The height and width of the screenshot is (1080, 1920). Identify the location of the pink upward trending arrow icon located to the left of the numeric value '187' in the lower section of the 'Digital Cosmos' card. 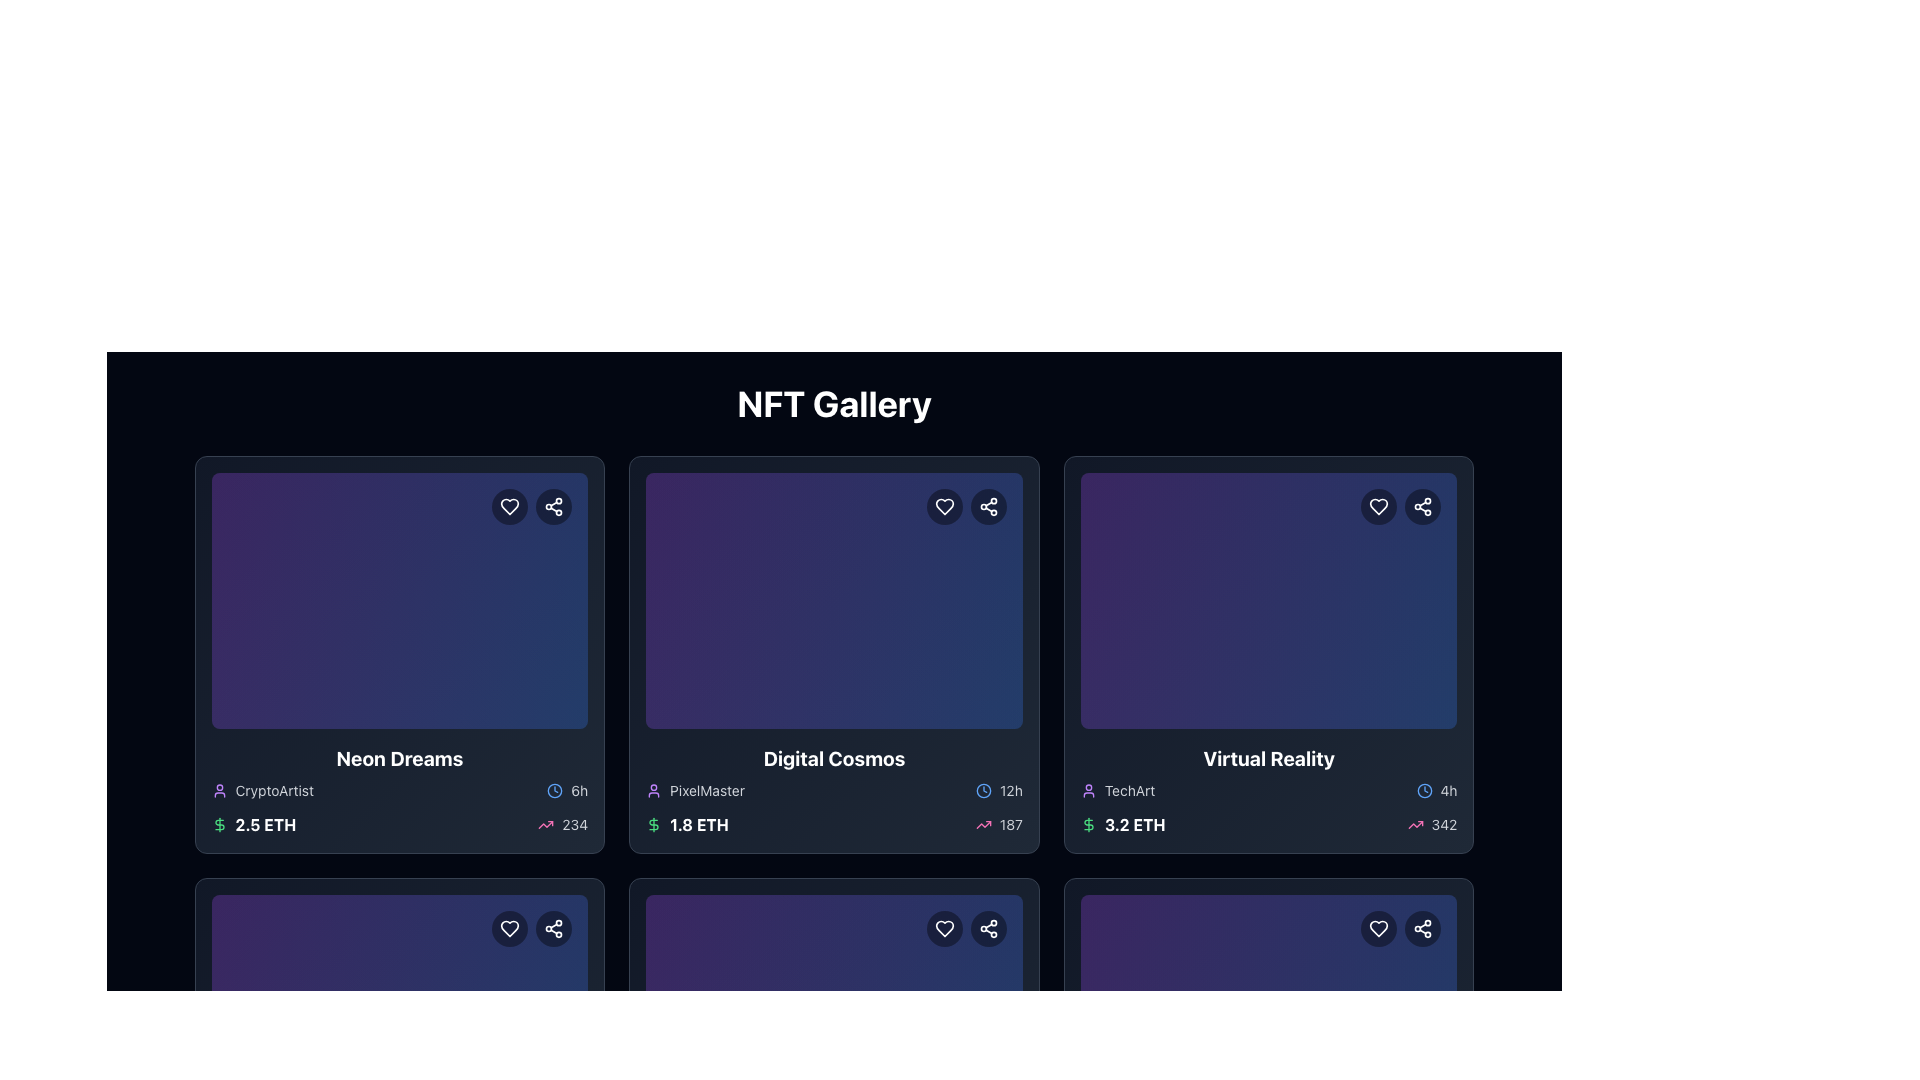
(983, 825).